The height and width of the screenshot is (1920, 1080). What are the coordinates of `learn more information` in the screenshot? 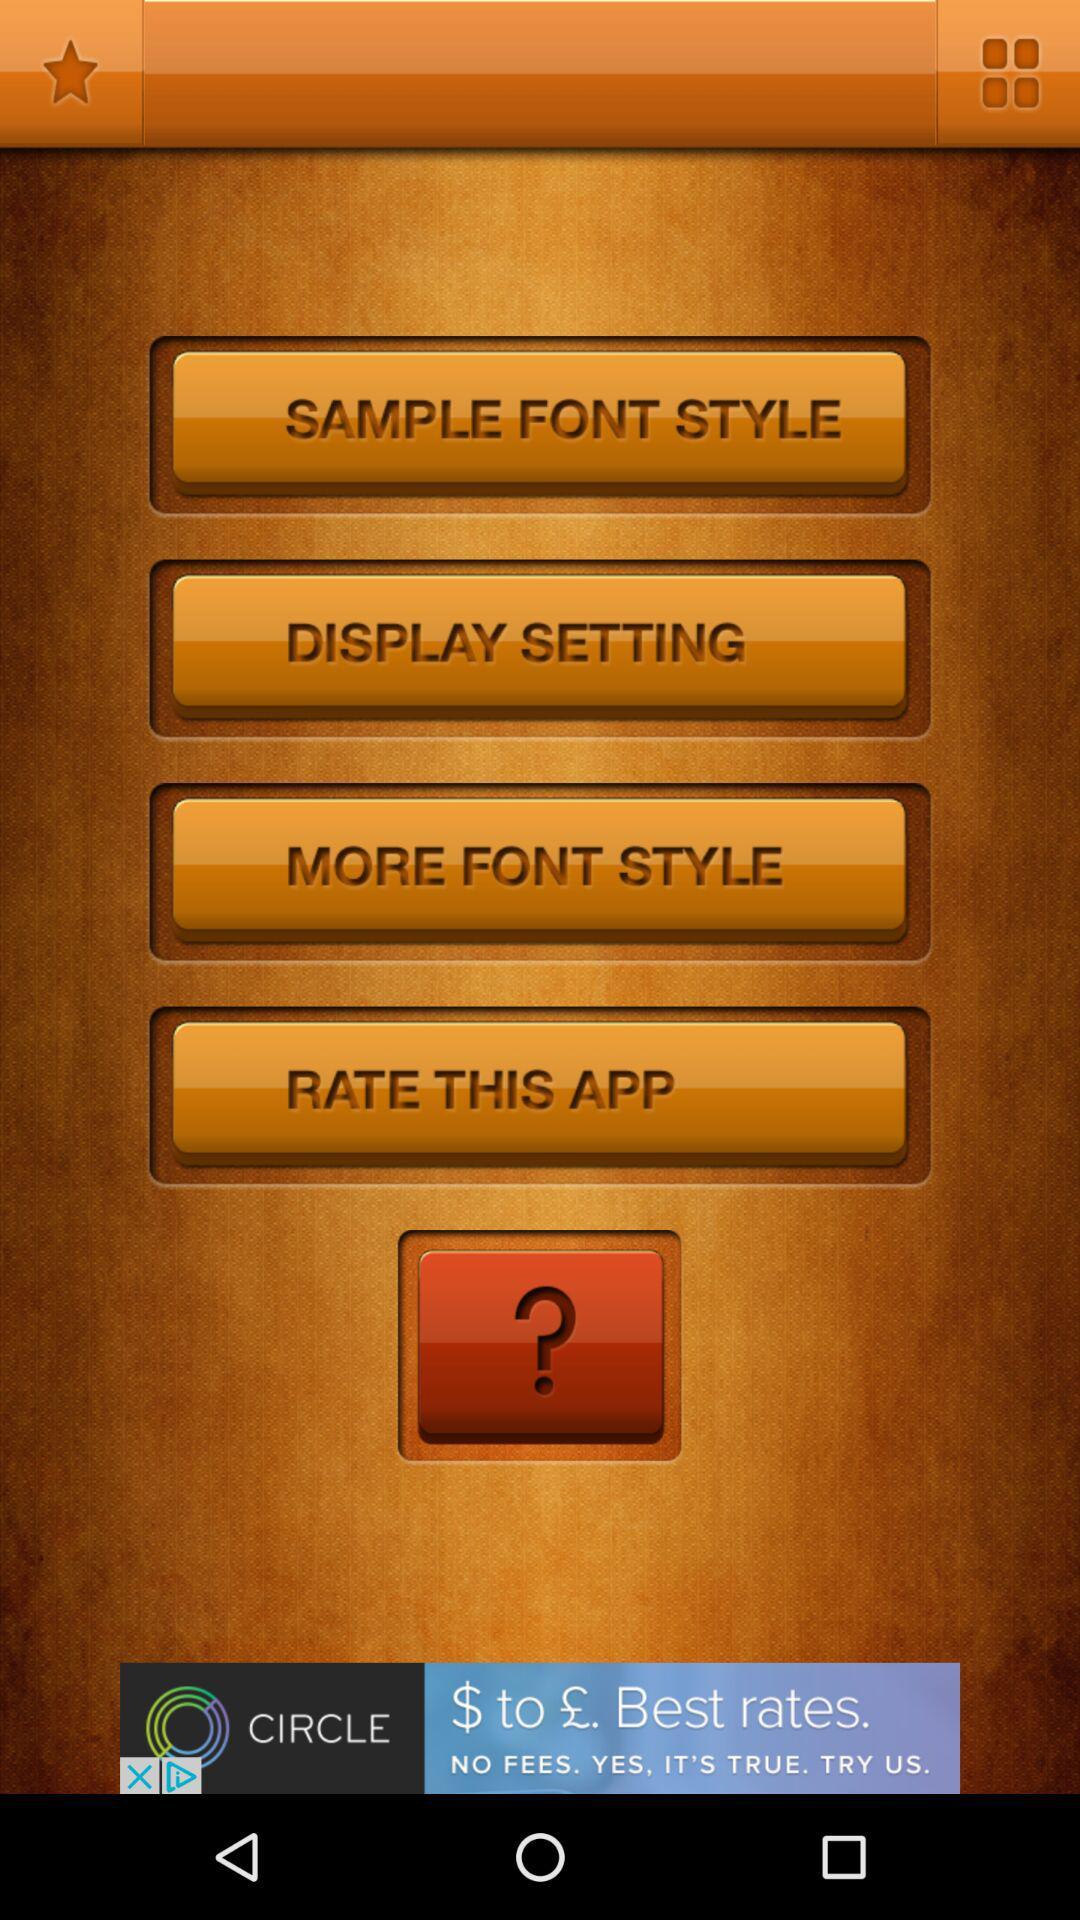 It's located at (538, 1348).